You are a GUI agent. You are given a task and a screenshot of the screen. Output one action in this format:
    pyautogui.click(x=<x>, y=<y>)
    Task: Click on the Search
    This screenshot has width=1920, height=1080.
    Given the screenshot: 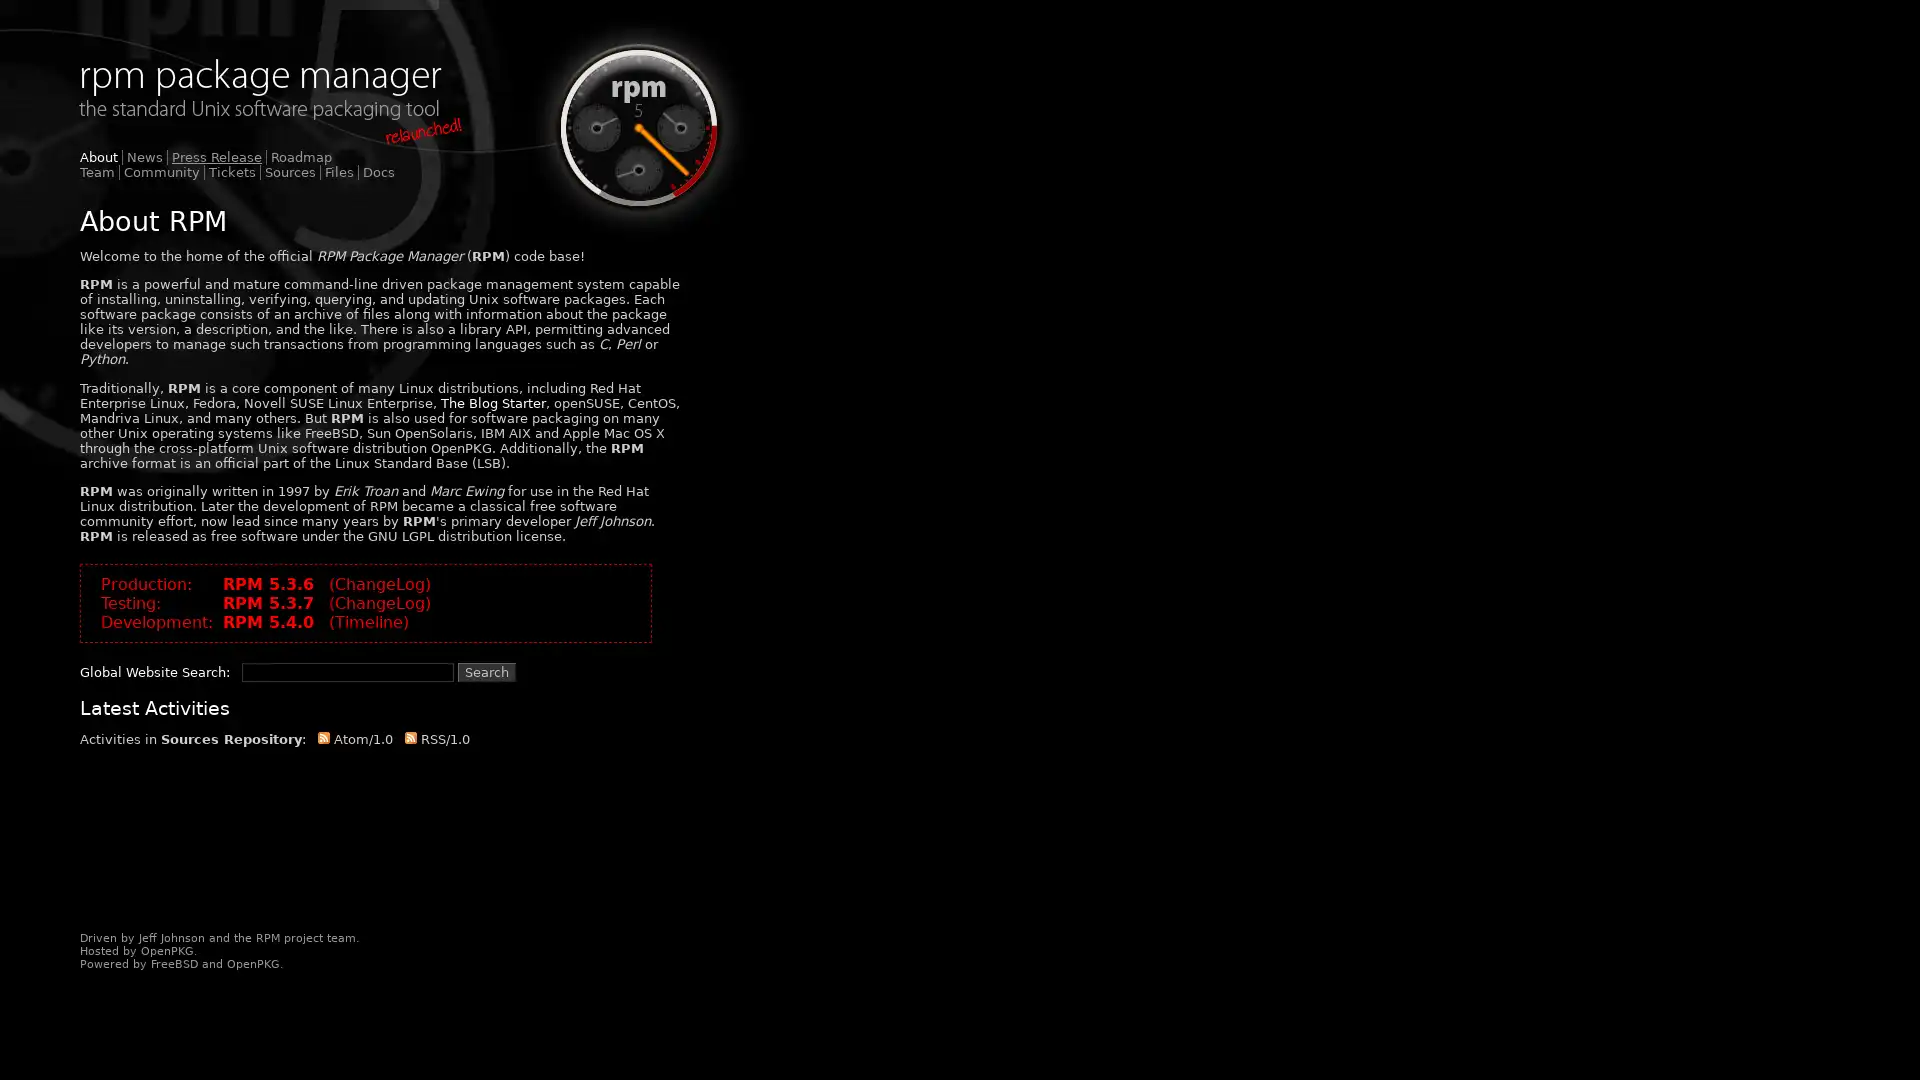 What is the action you would take?
    pyautogui.click(x=486, y=671)
    